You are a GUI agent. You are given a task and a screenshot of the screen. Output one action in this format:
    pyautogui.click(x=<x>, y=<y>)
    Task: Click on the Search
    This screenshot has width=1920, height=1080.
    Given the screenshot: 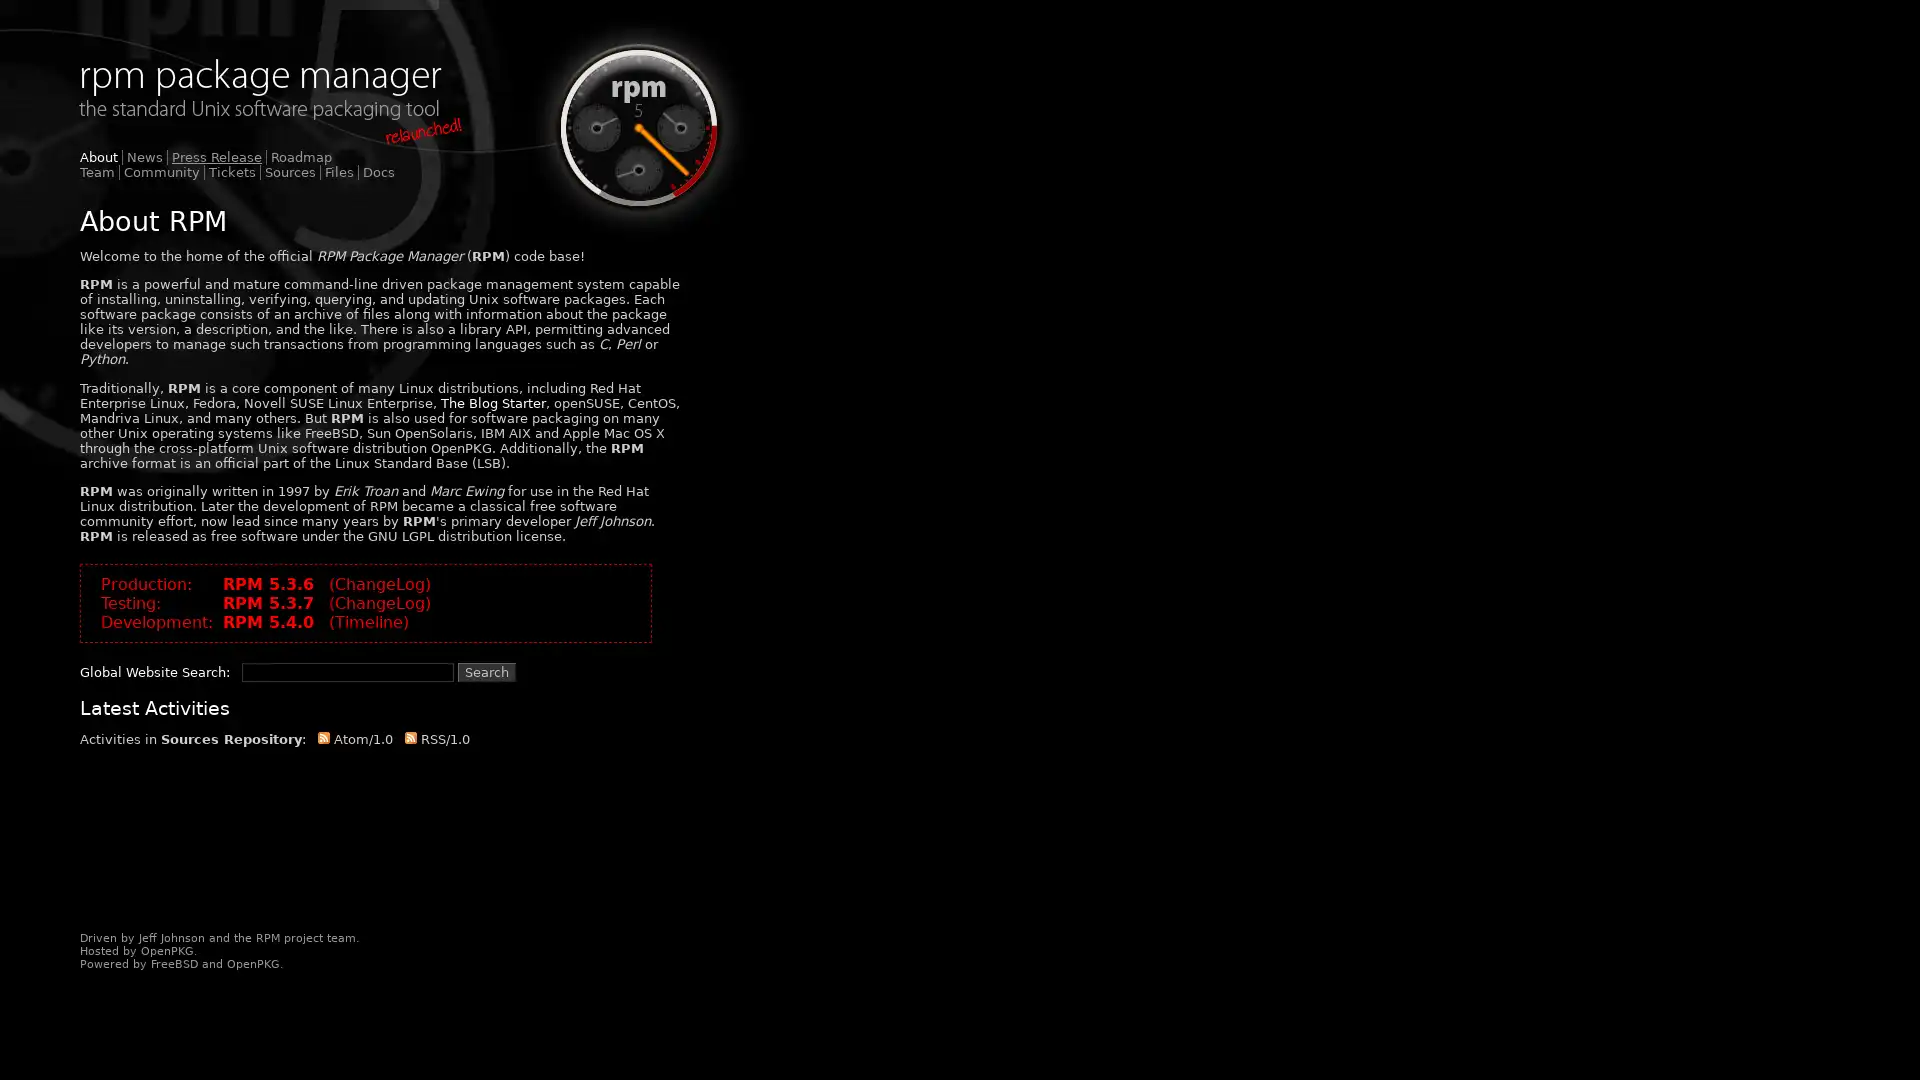 What is the action you would take?
    pyautogui.click(x=486, y=671)
    